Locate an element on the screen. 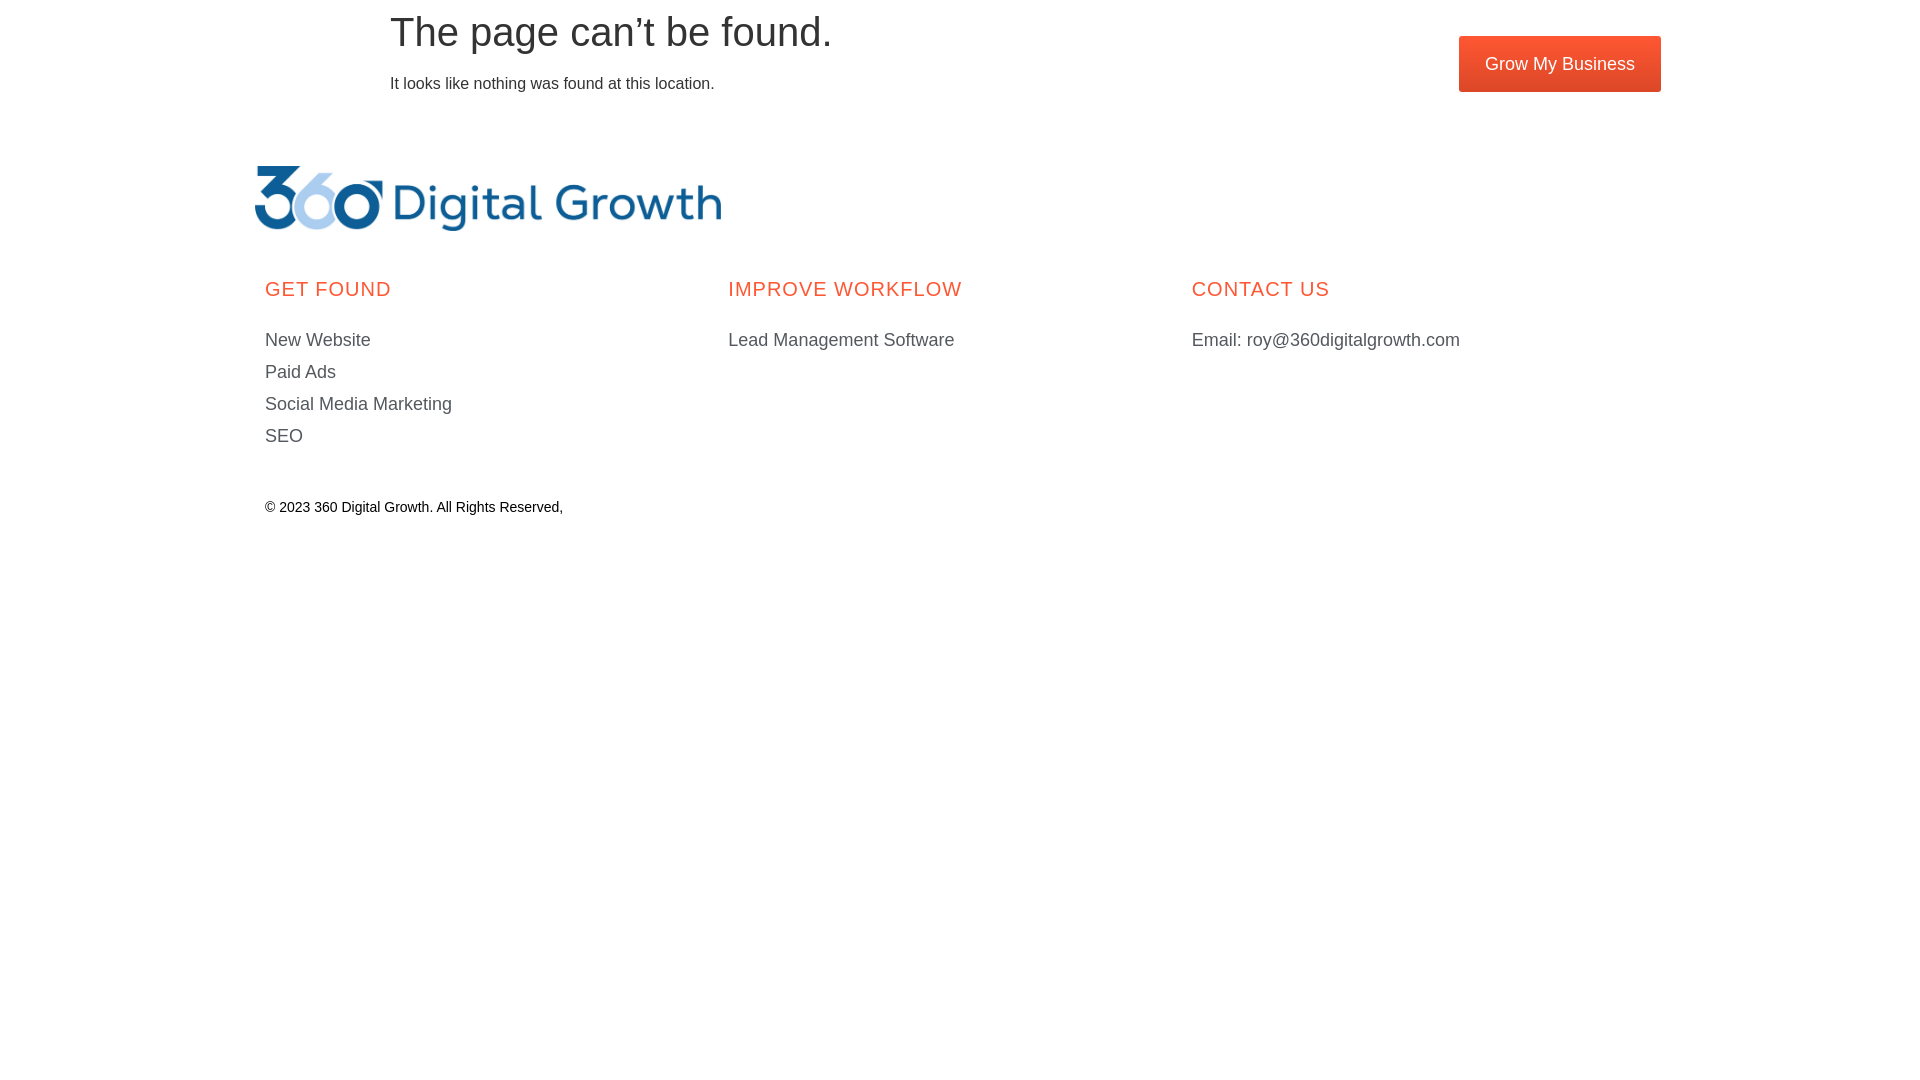 The image size is (1920, 1080). 'Grow My Business' is located at coordinates (1559, 63).